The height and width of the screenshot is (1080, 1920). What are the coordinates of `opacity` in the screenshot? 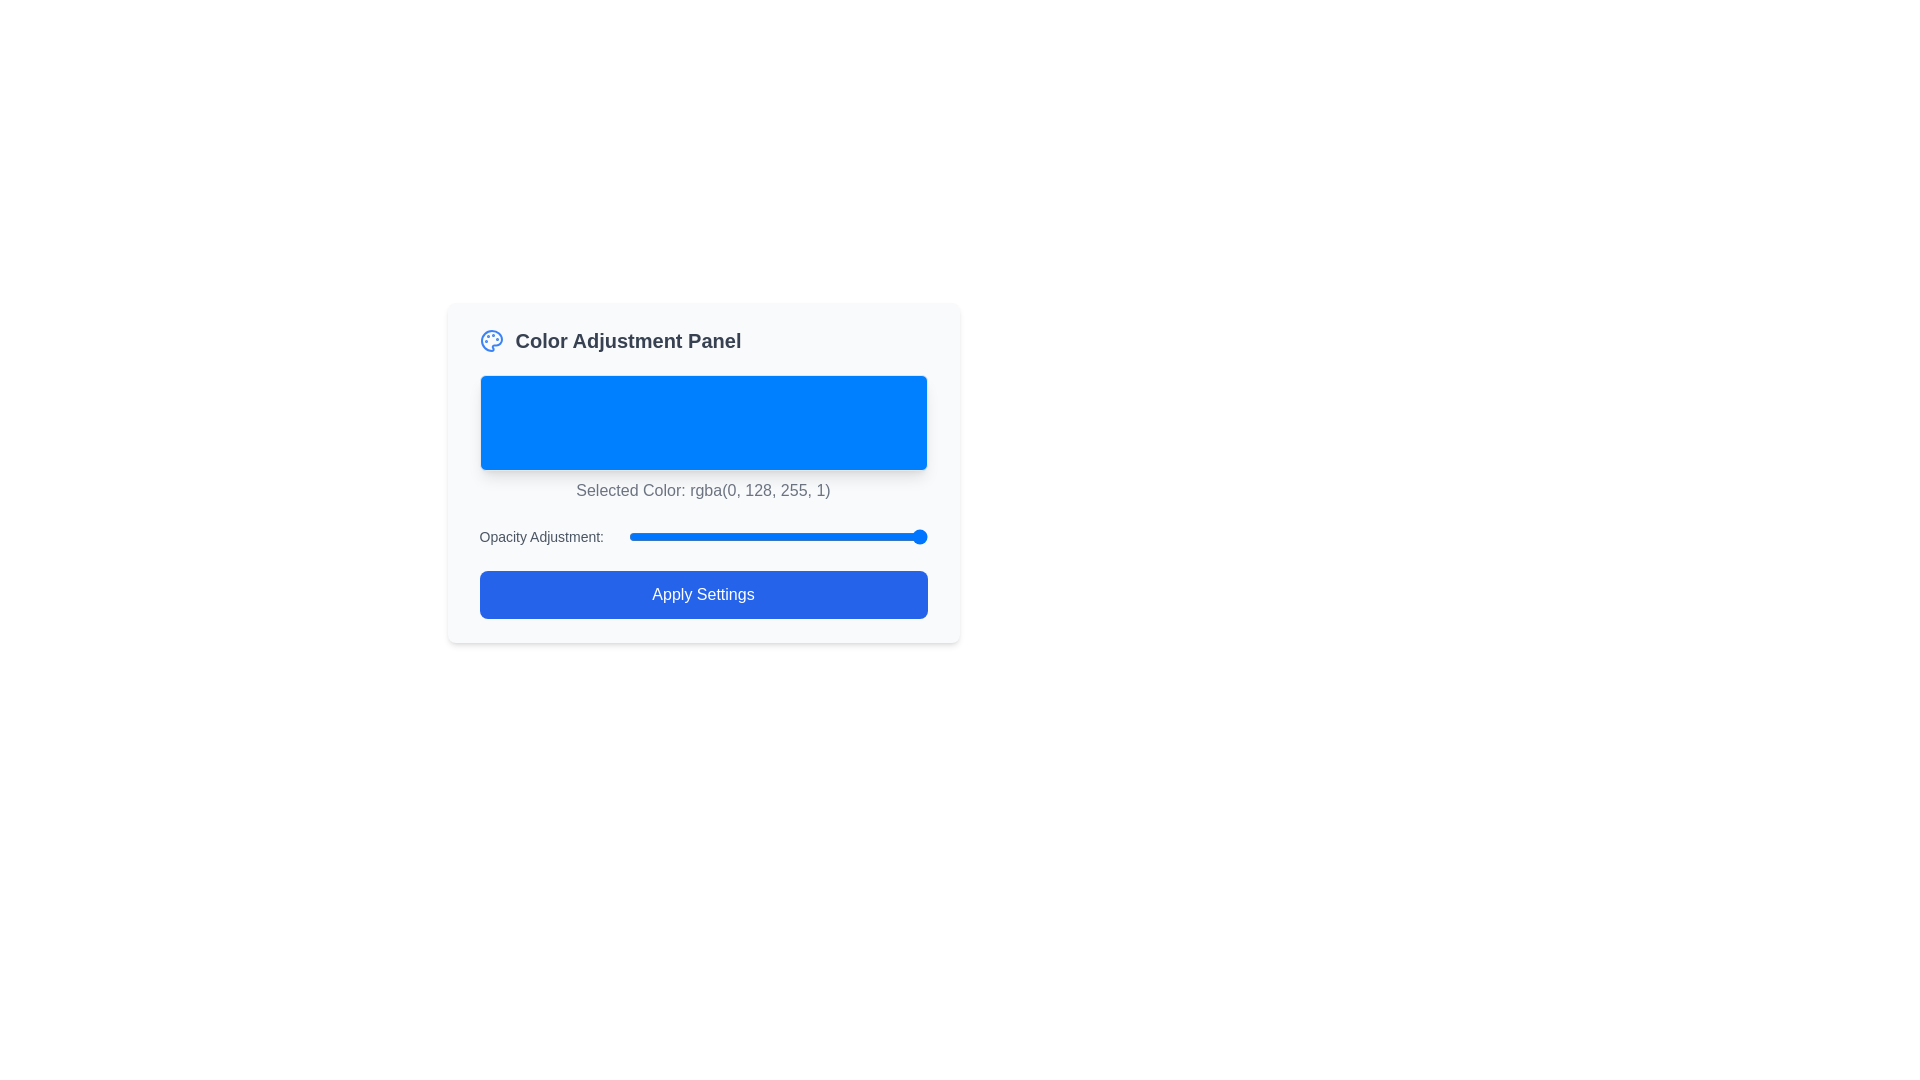 It's located at (627, 535).